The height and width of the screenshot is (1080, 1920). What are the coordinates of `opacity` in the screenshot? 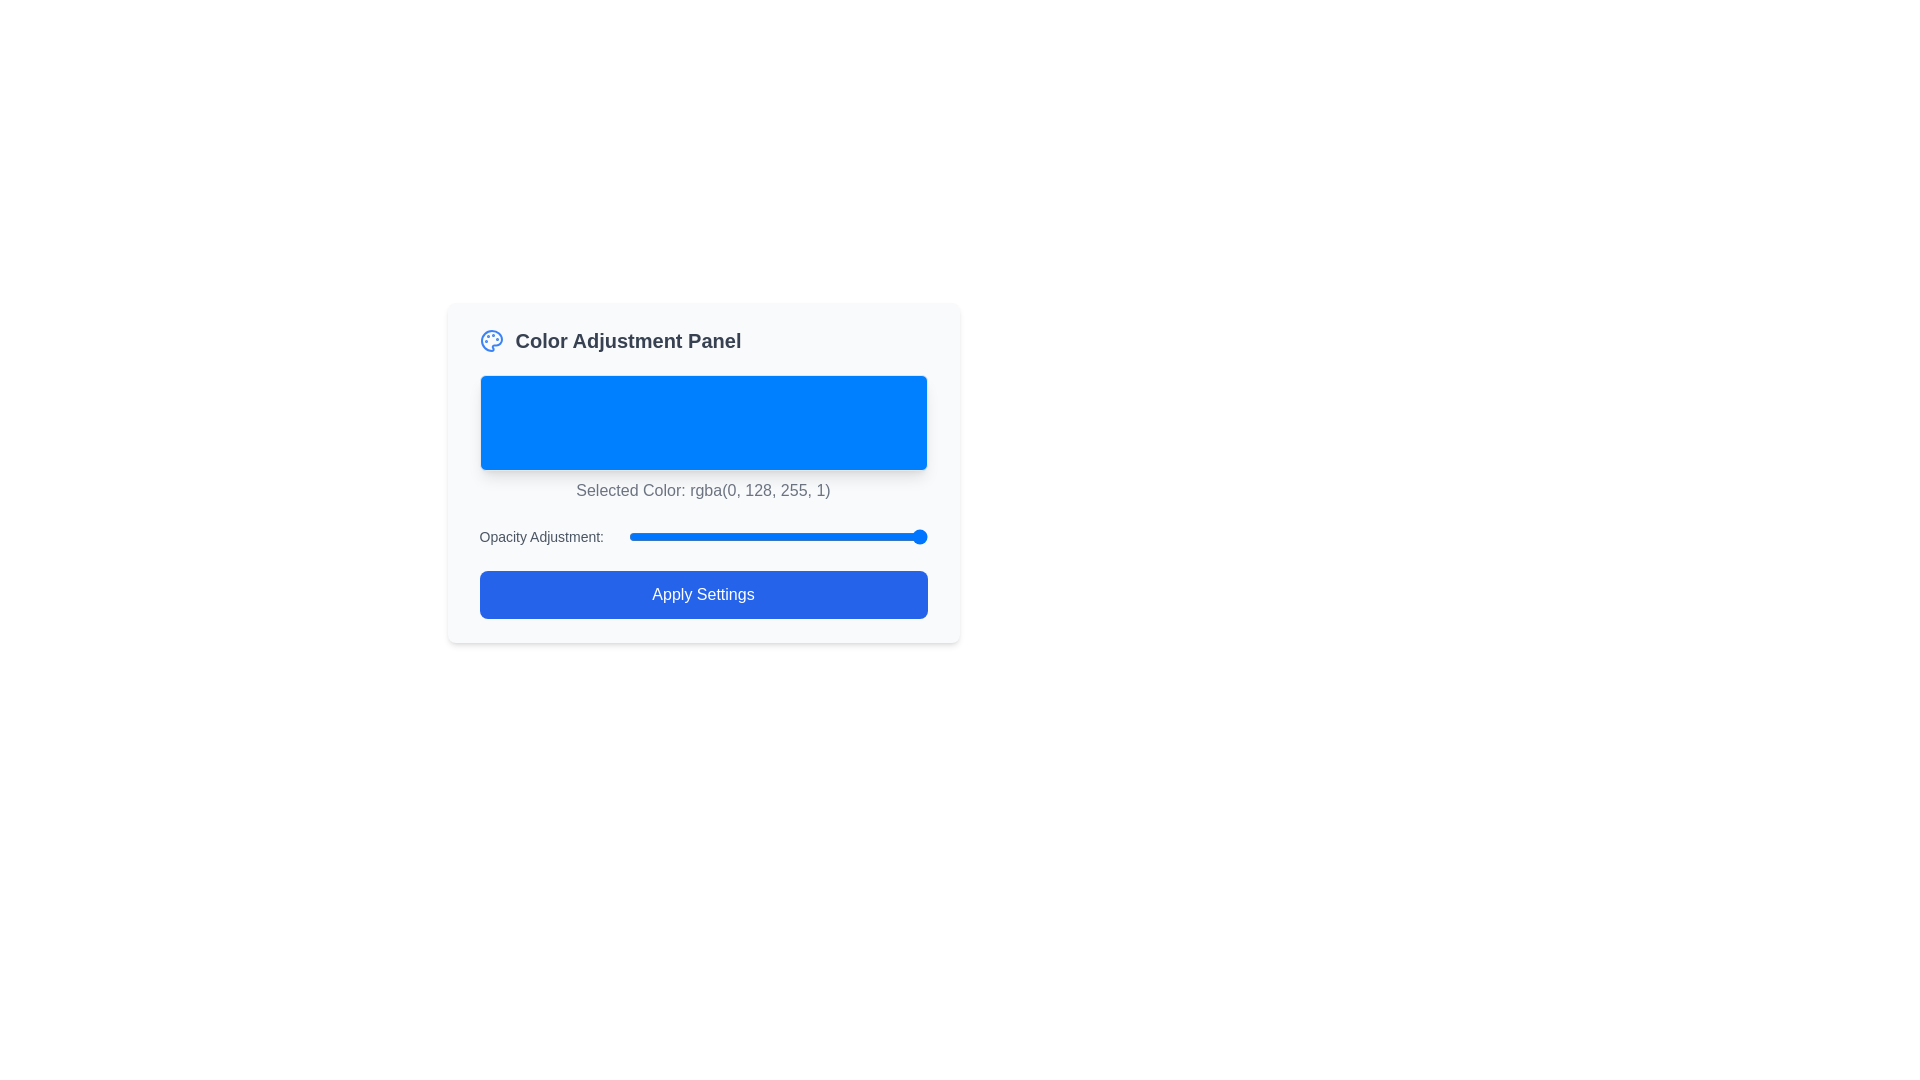 It's located at (627, 535).